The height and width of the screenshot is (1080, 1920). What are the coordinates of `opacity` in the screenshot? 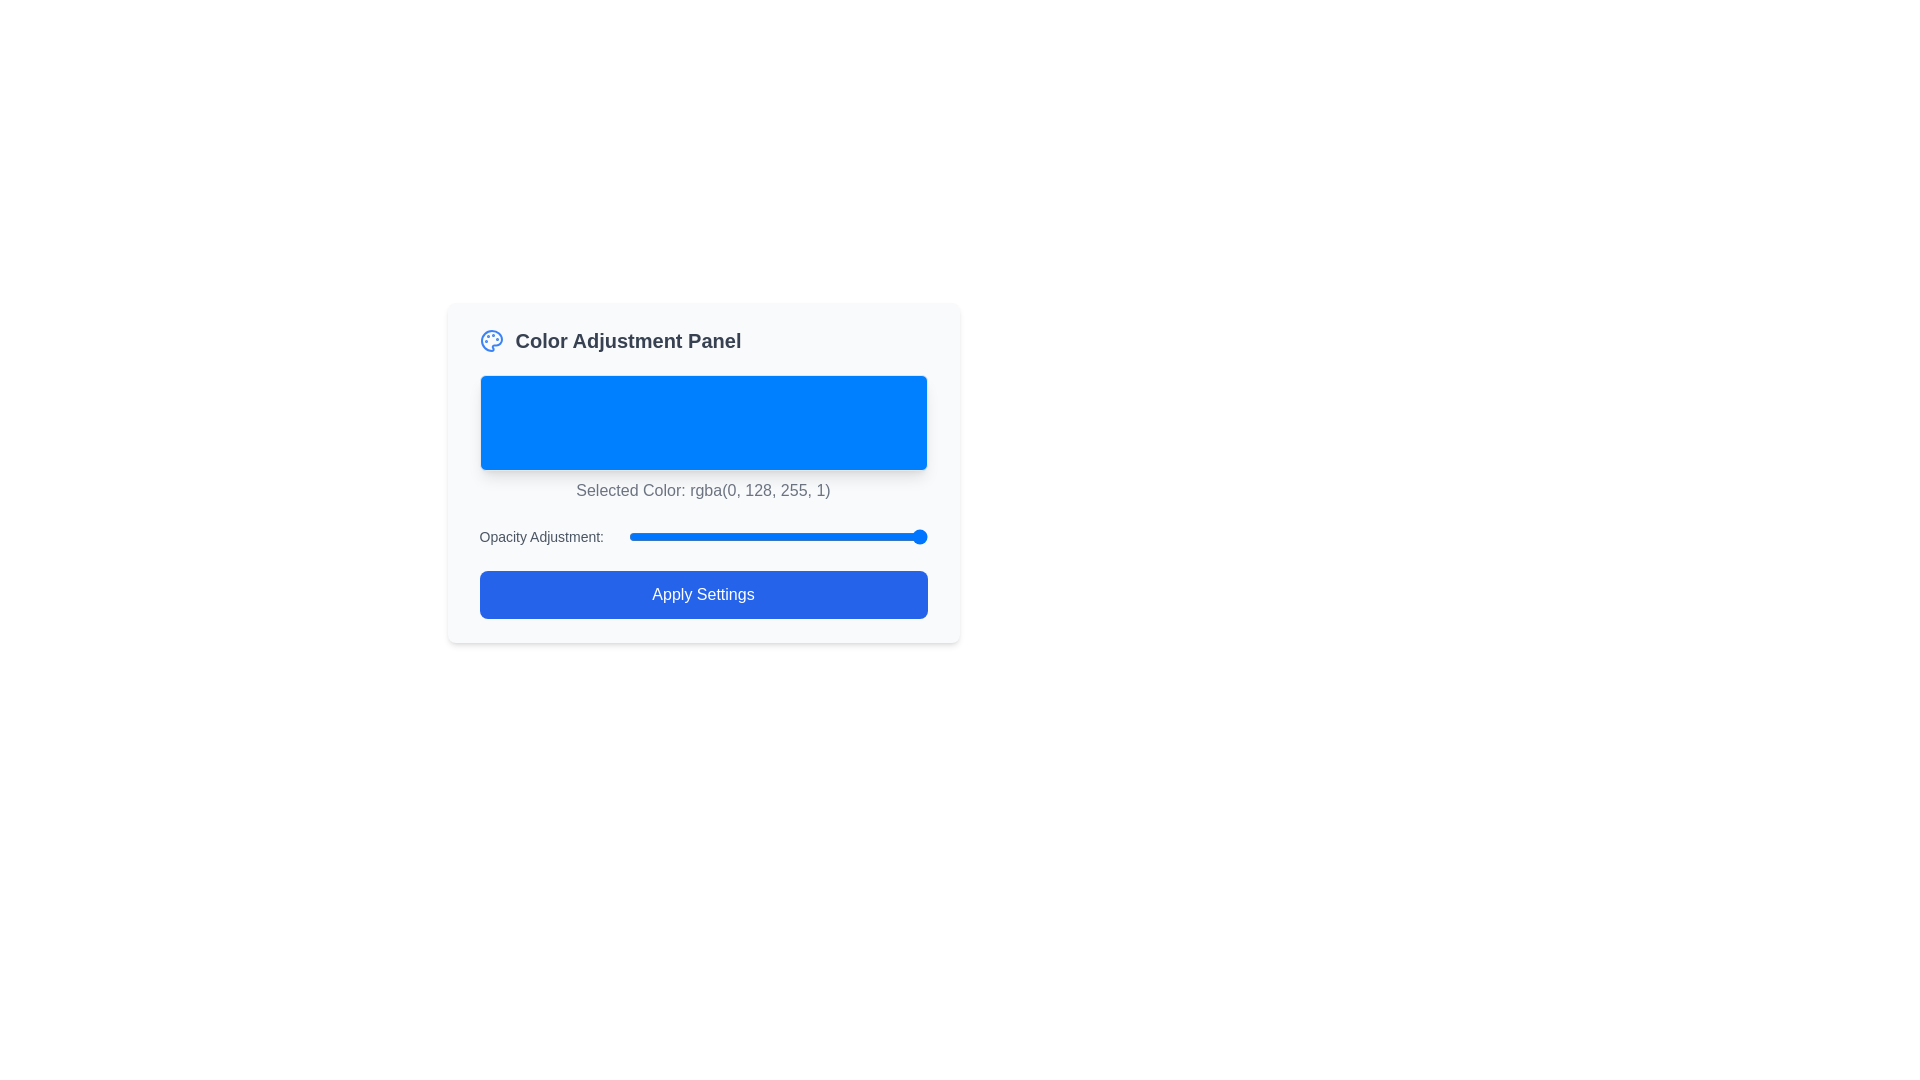 It's located at (627, 535).